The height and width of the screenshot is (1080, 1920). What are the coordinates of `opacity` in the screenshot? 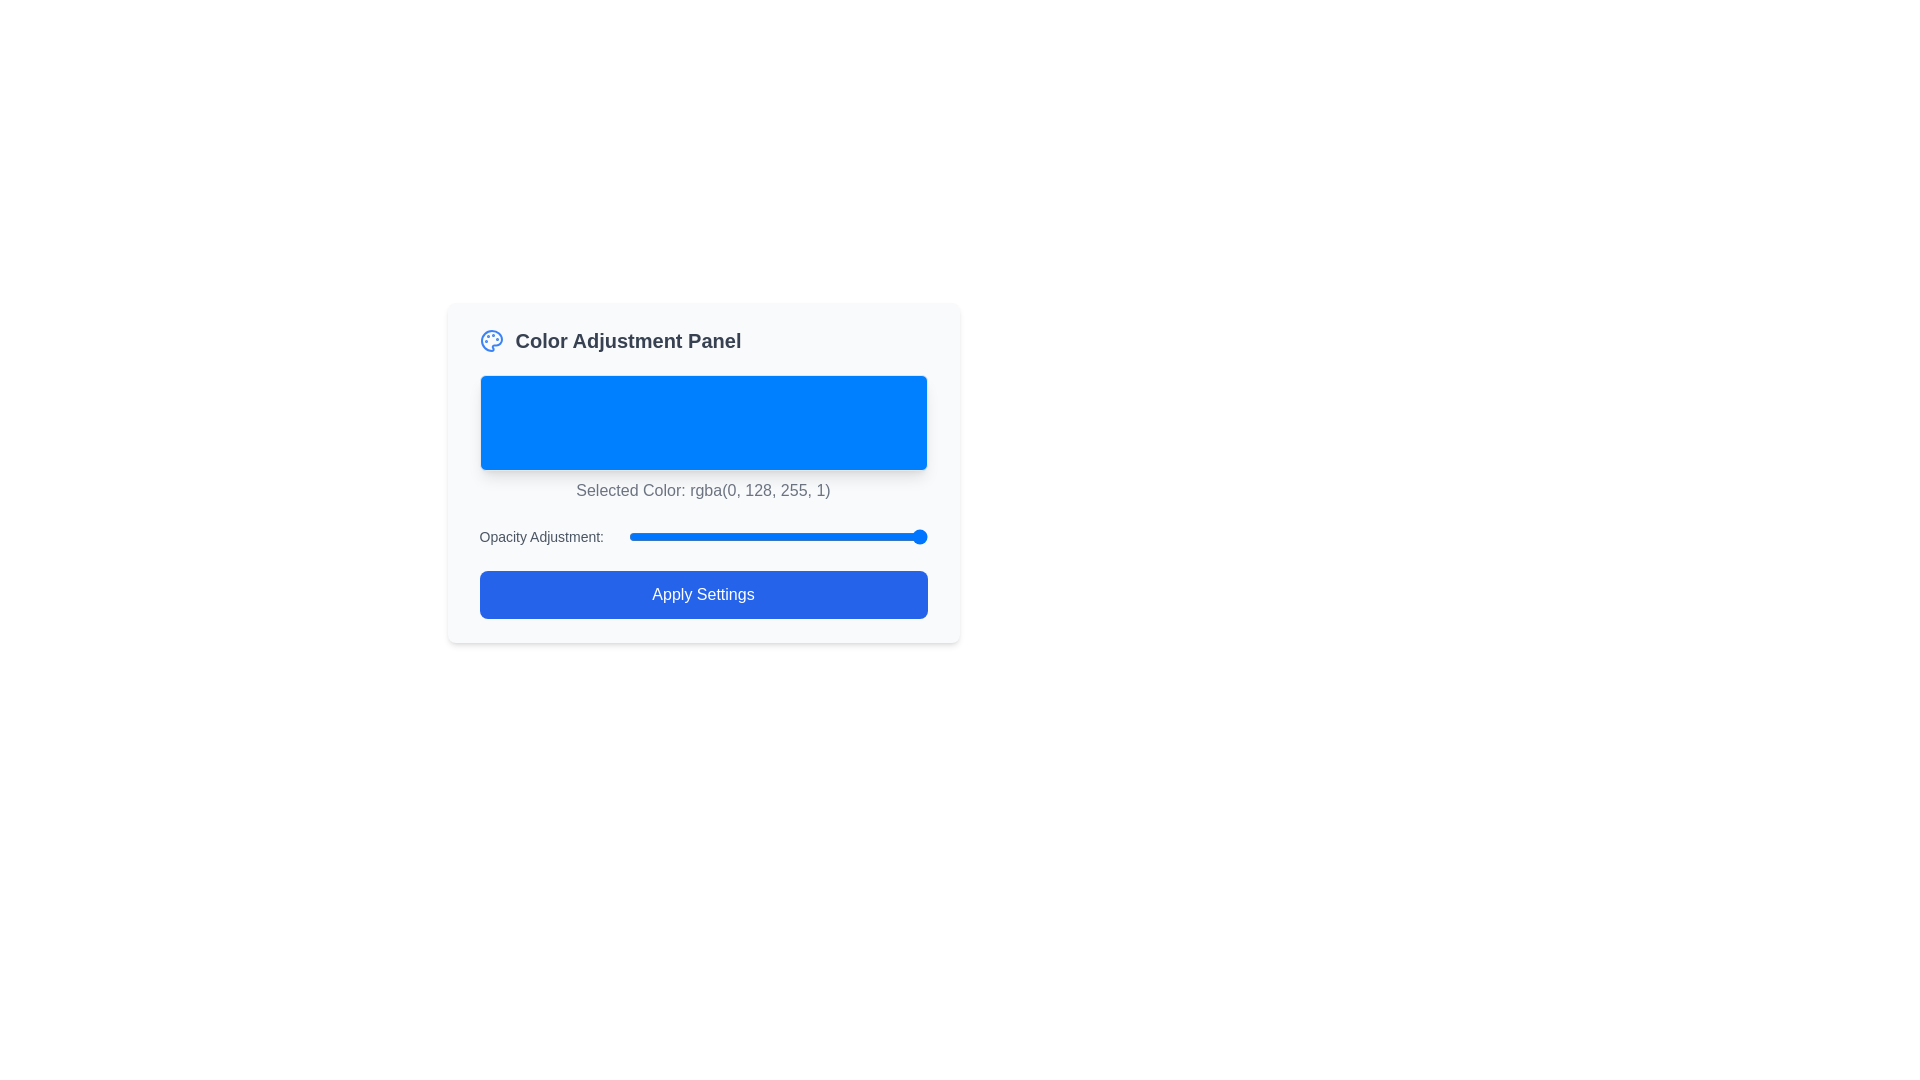 It's located at (627, 535).